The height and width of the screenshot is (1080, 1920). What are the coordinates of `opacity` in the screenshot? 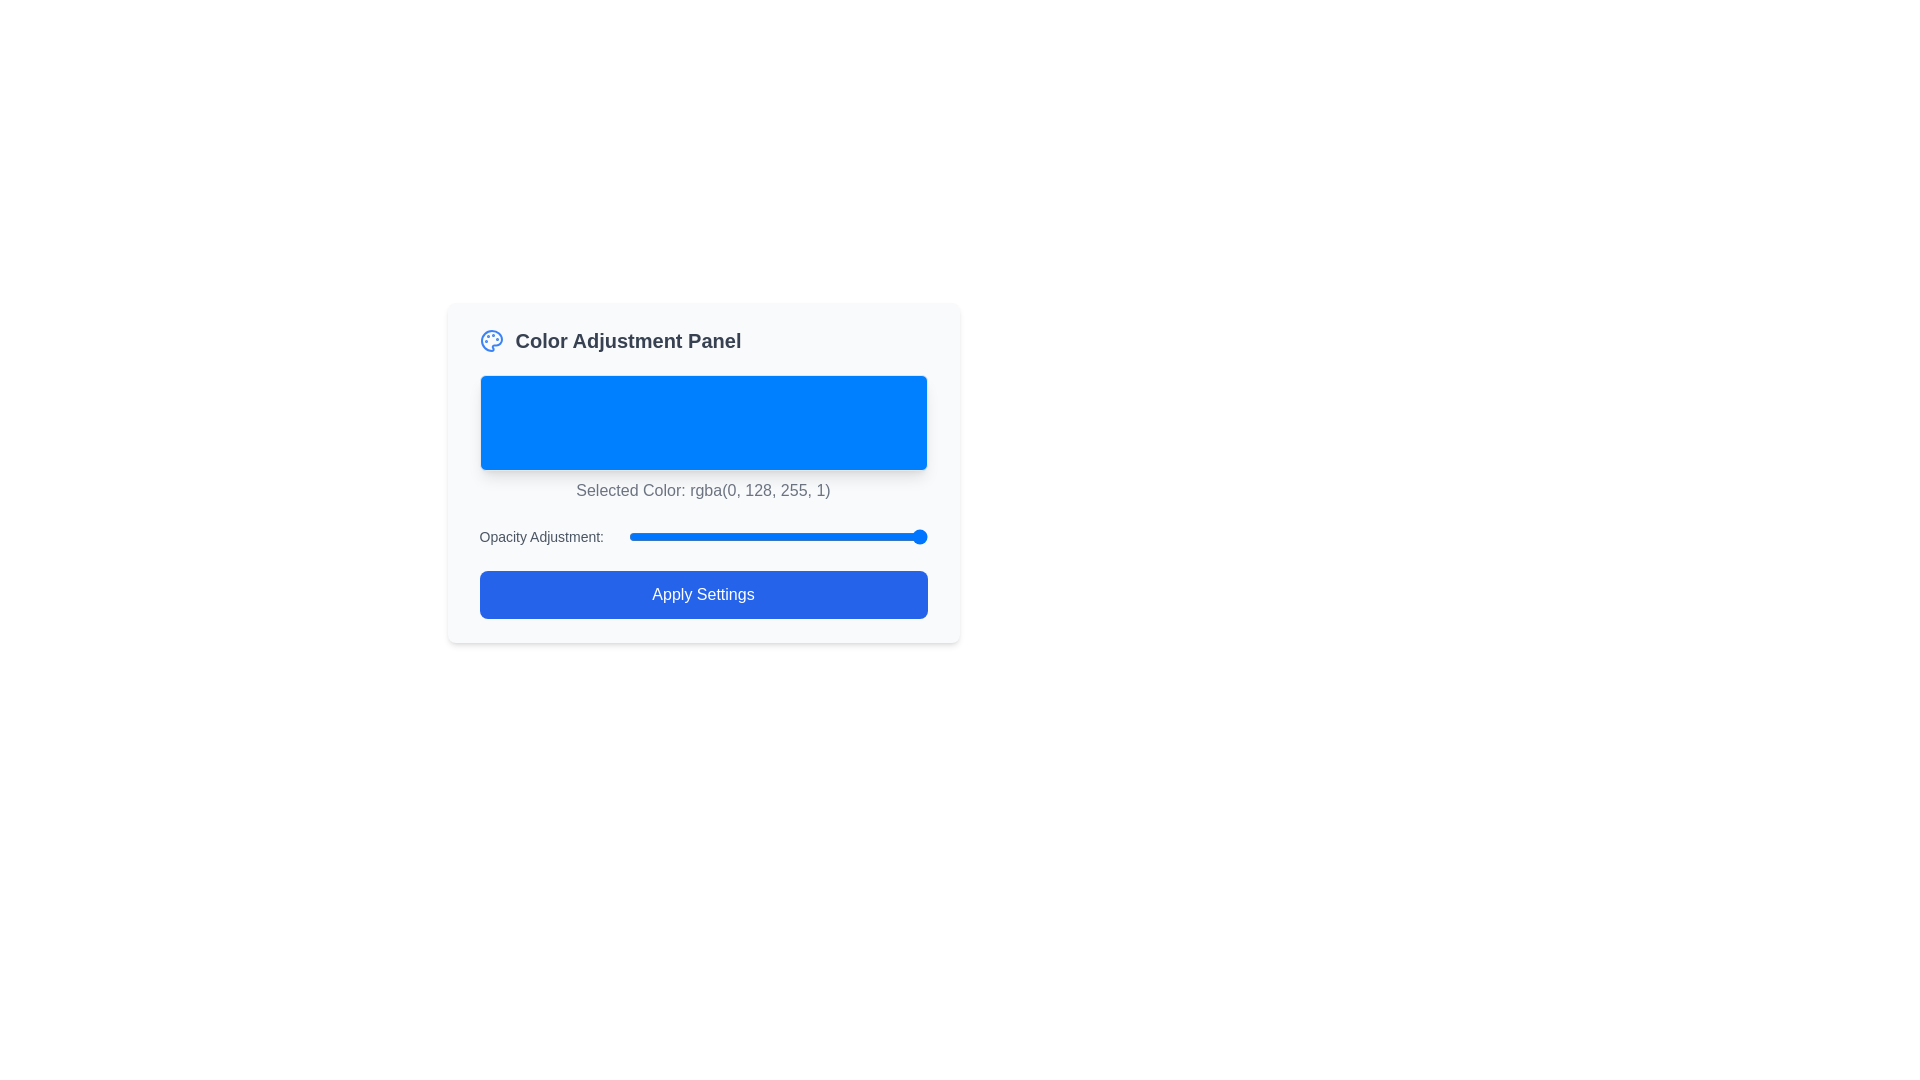 It's located at (627, 535).